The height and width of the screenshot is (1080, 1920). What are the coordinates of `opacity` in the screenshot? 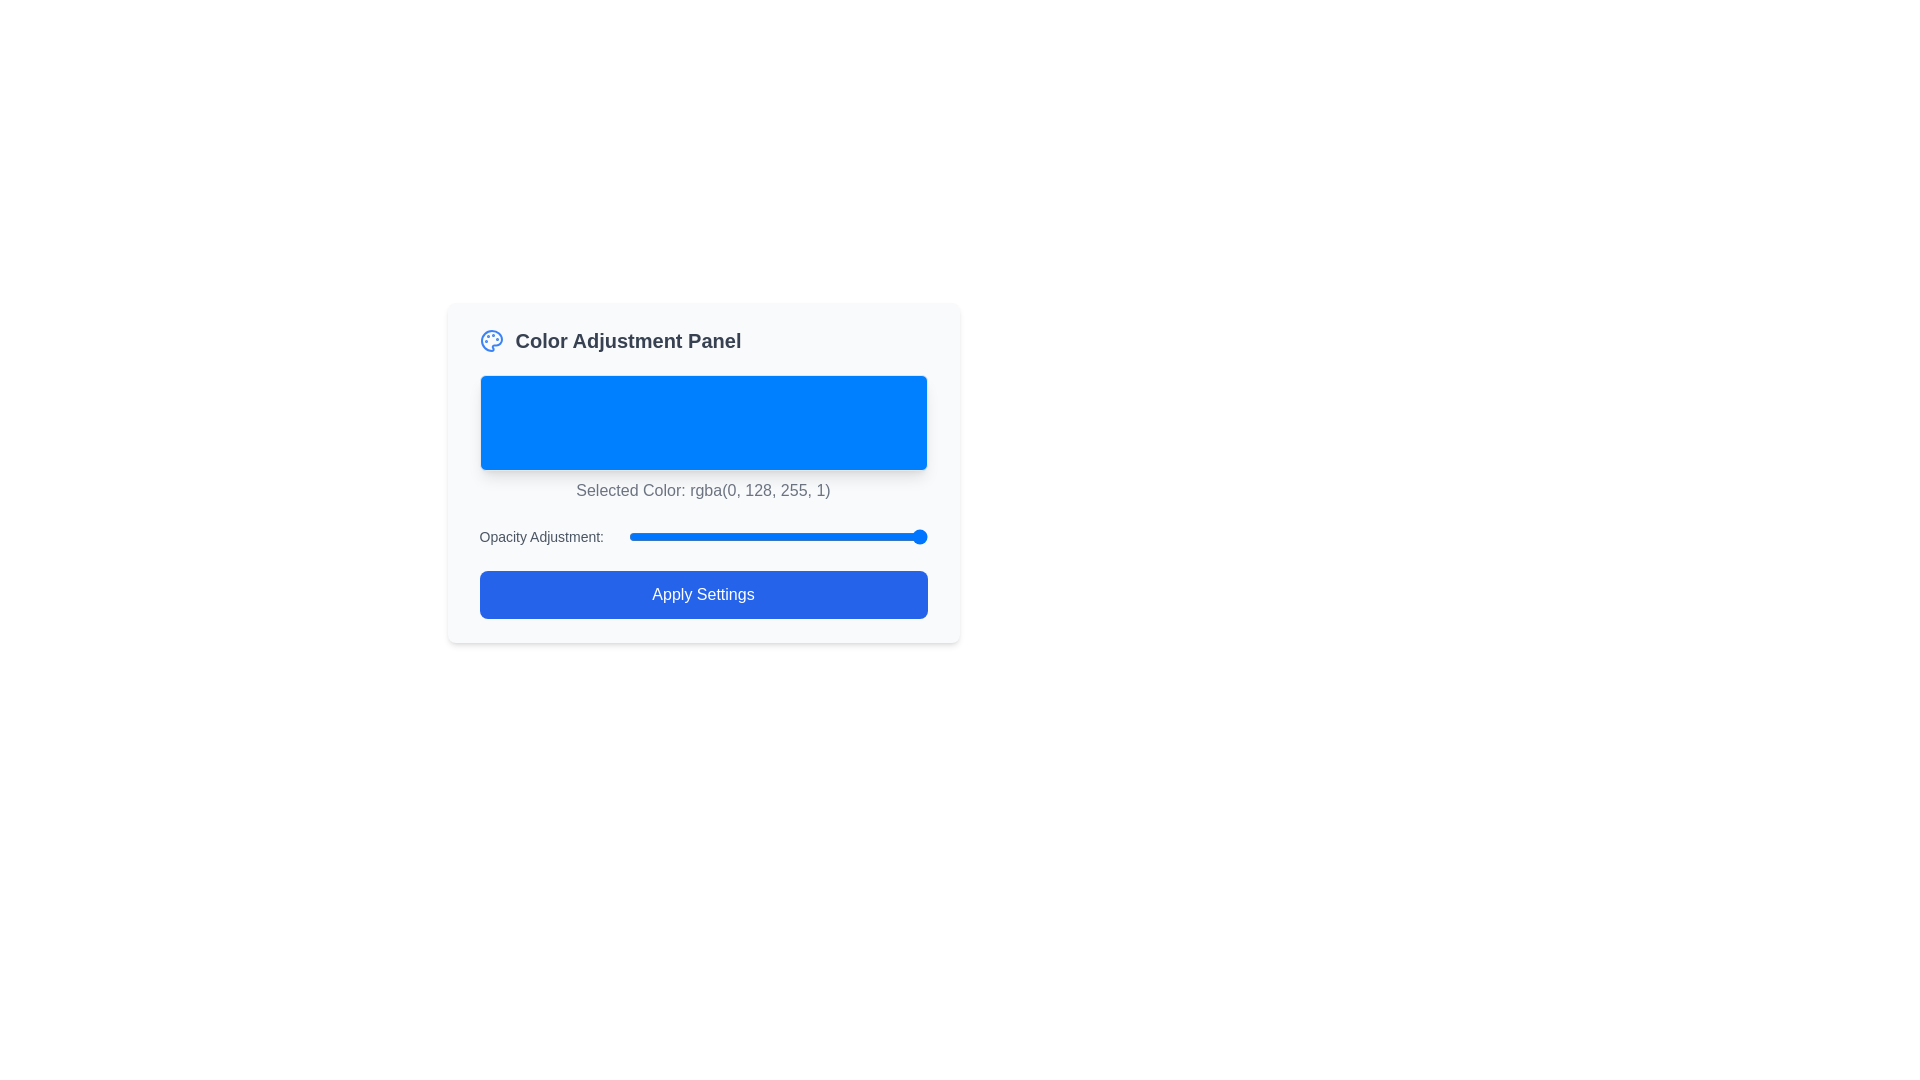 It's located at (627, 535).